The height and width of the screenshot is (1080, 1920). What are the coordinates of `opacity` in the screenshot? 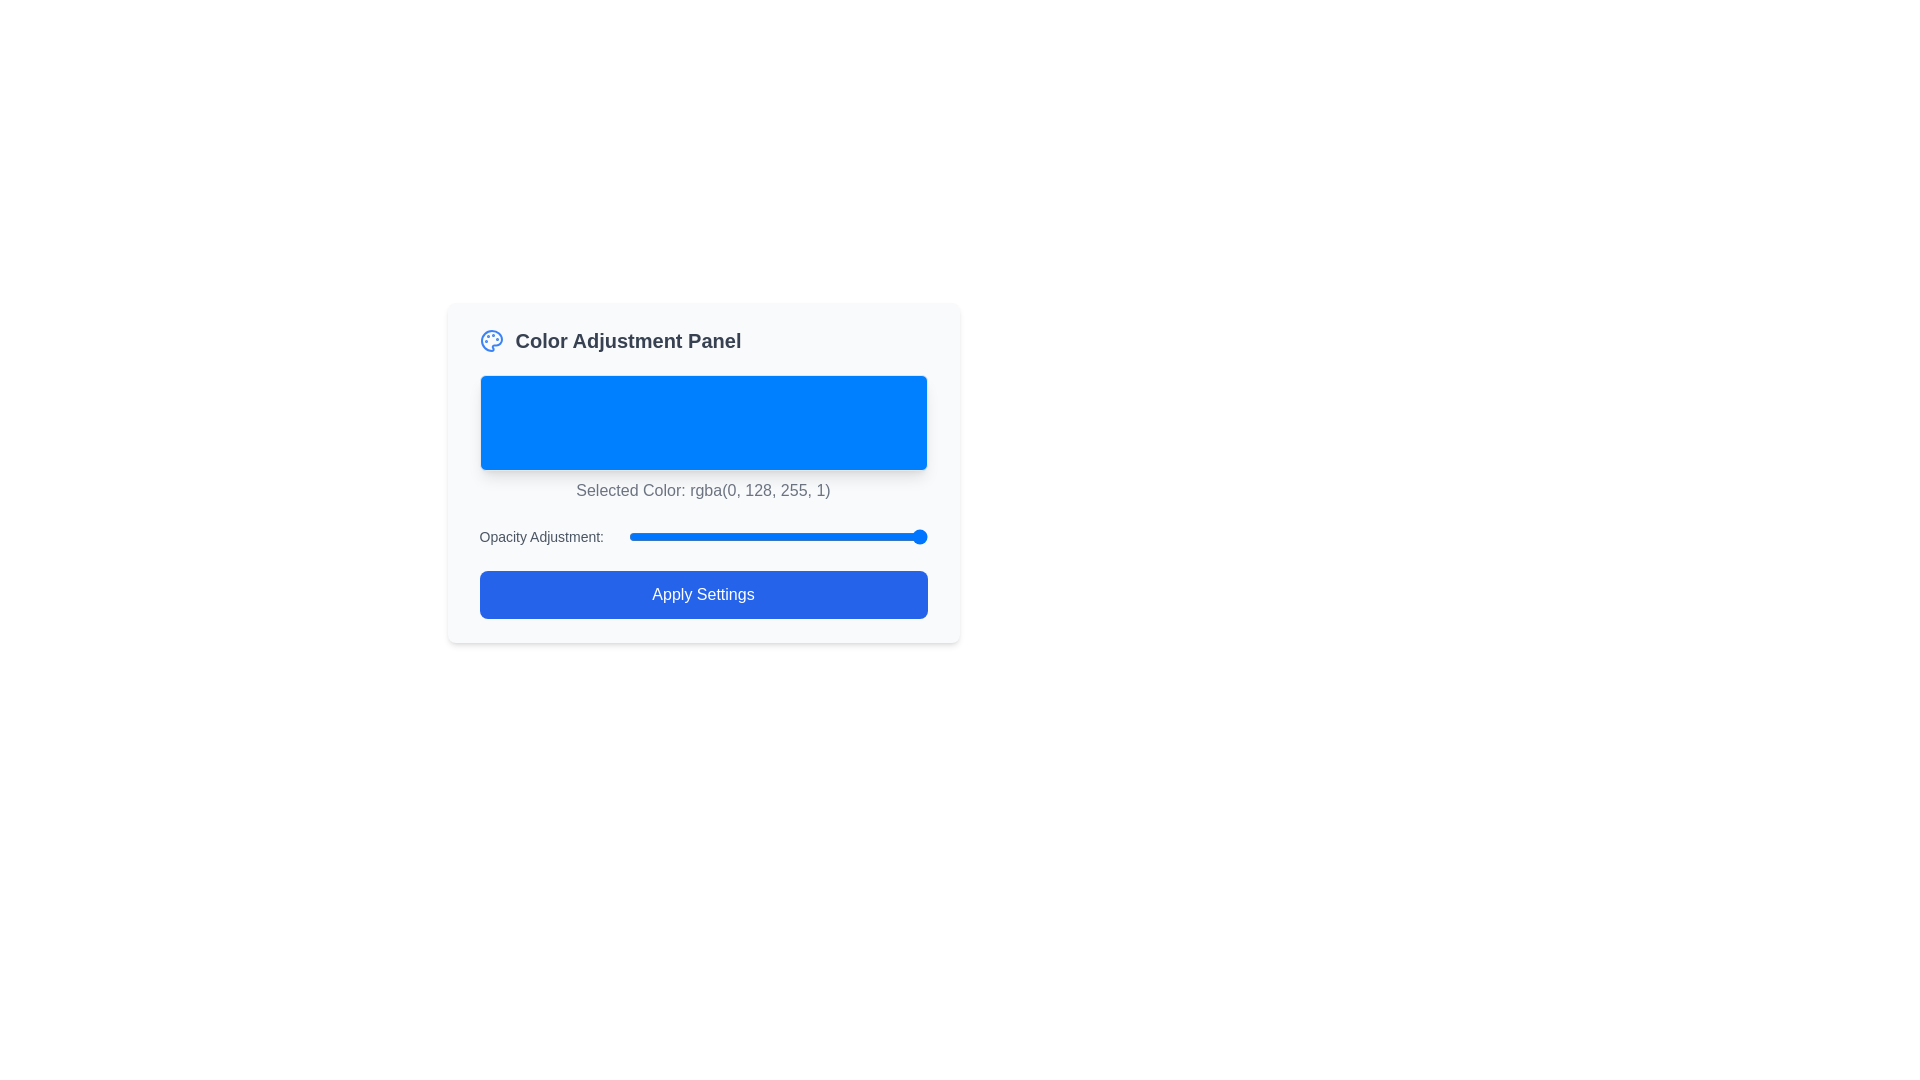 It's located at (627, 535).